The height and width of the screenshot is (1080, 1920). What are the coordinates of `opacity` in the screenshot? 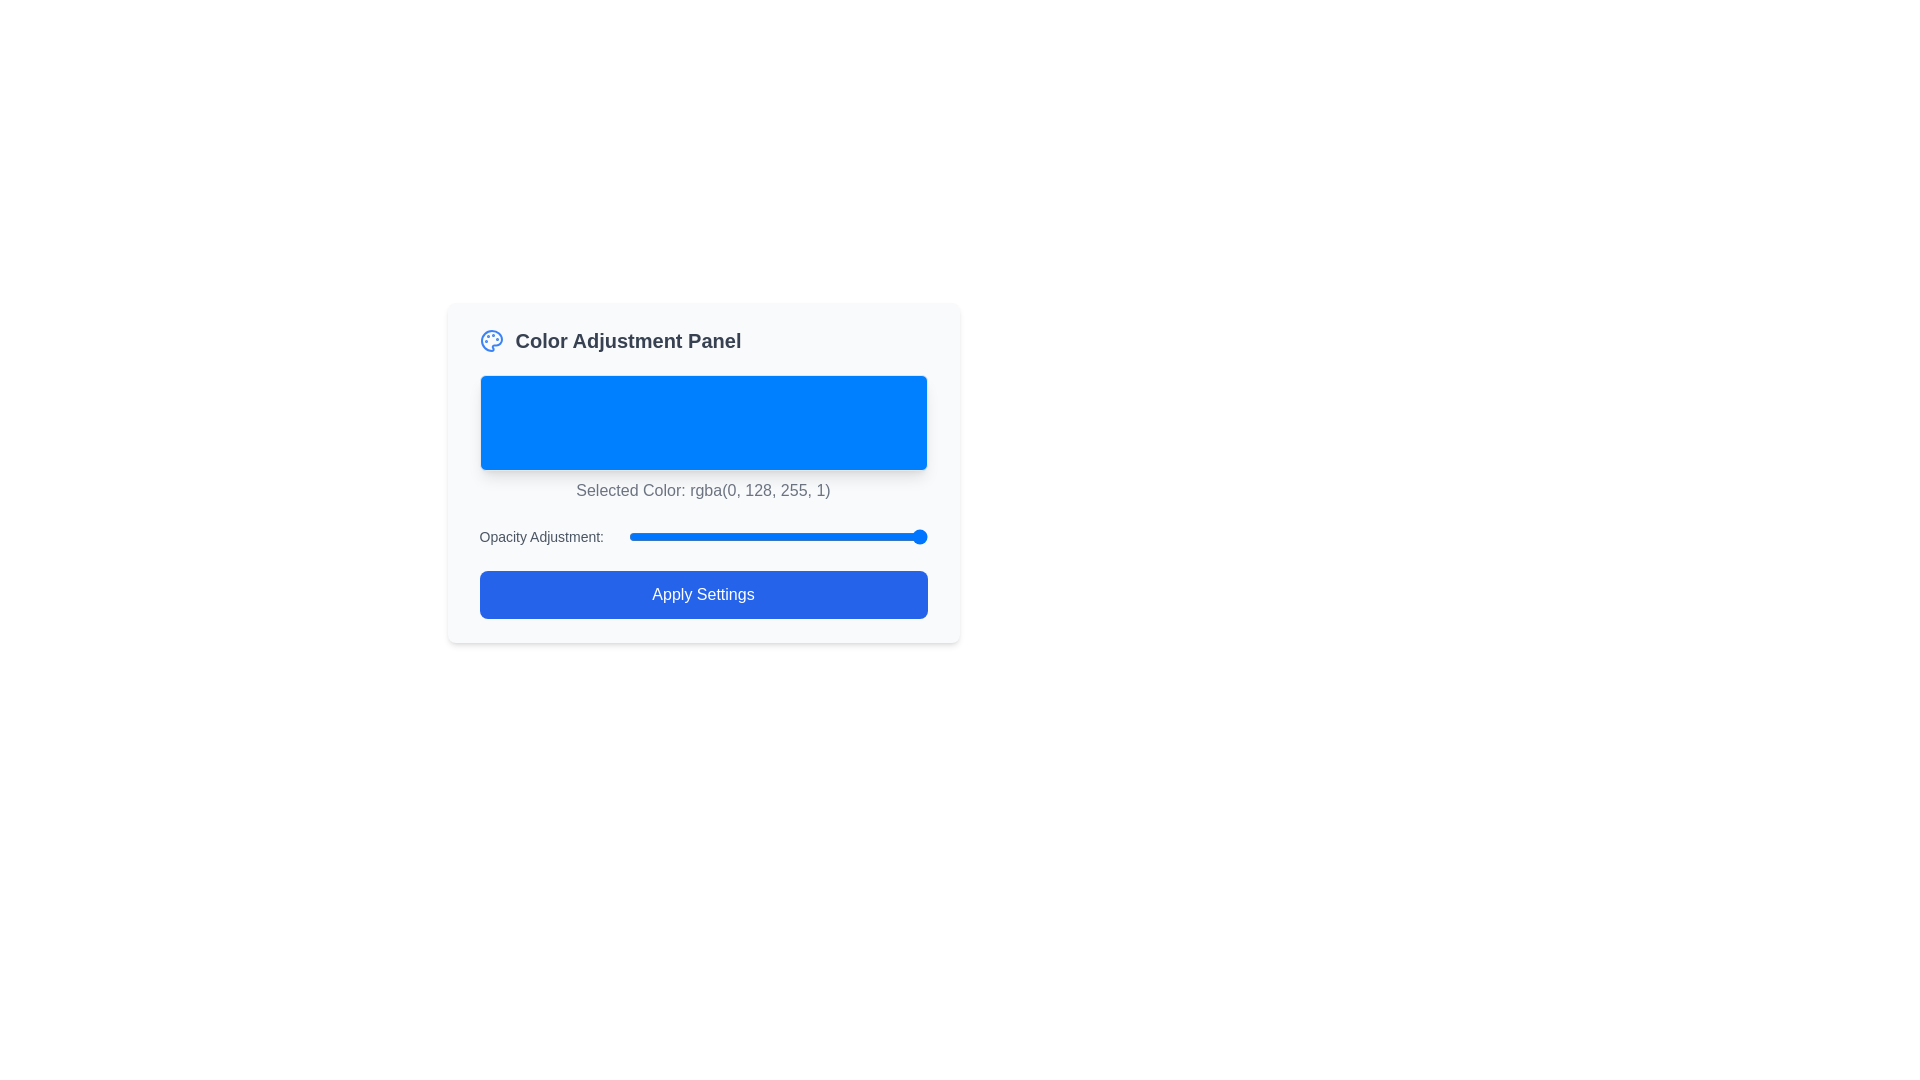 It's located at (627, 535).